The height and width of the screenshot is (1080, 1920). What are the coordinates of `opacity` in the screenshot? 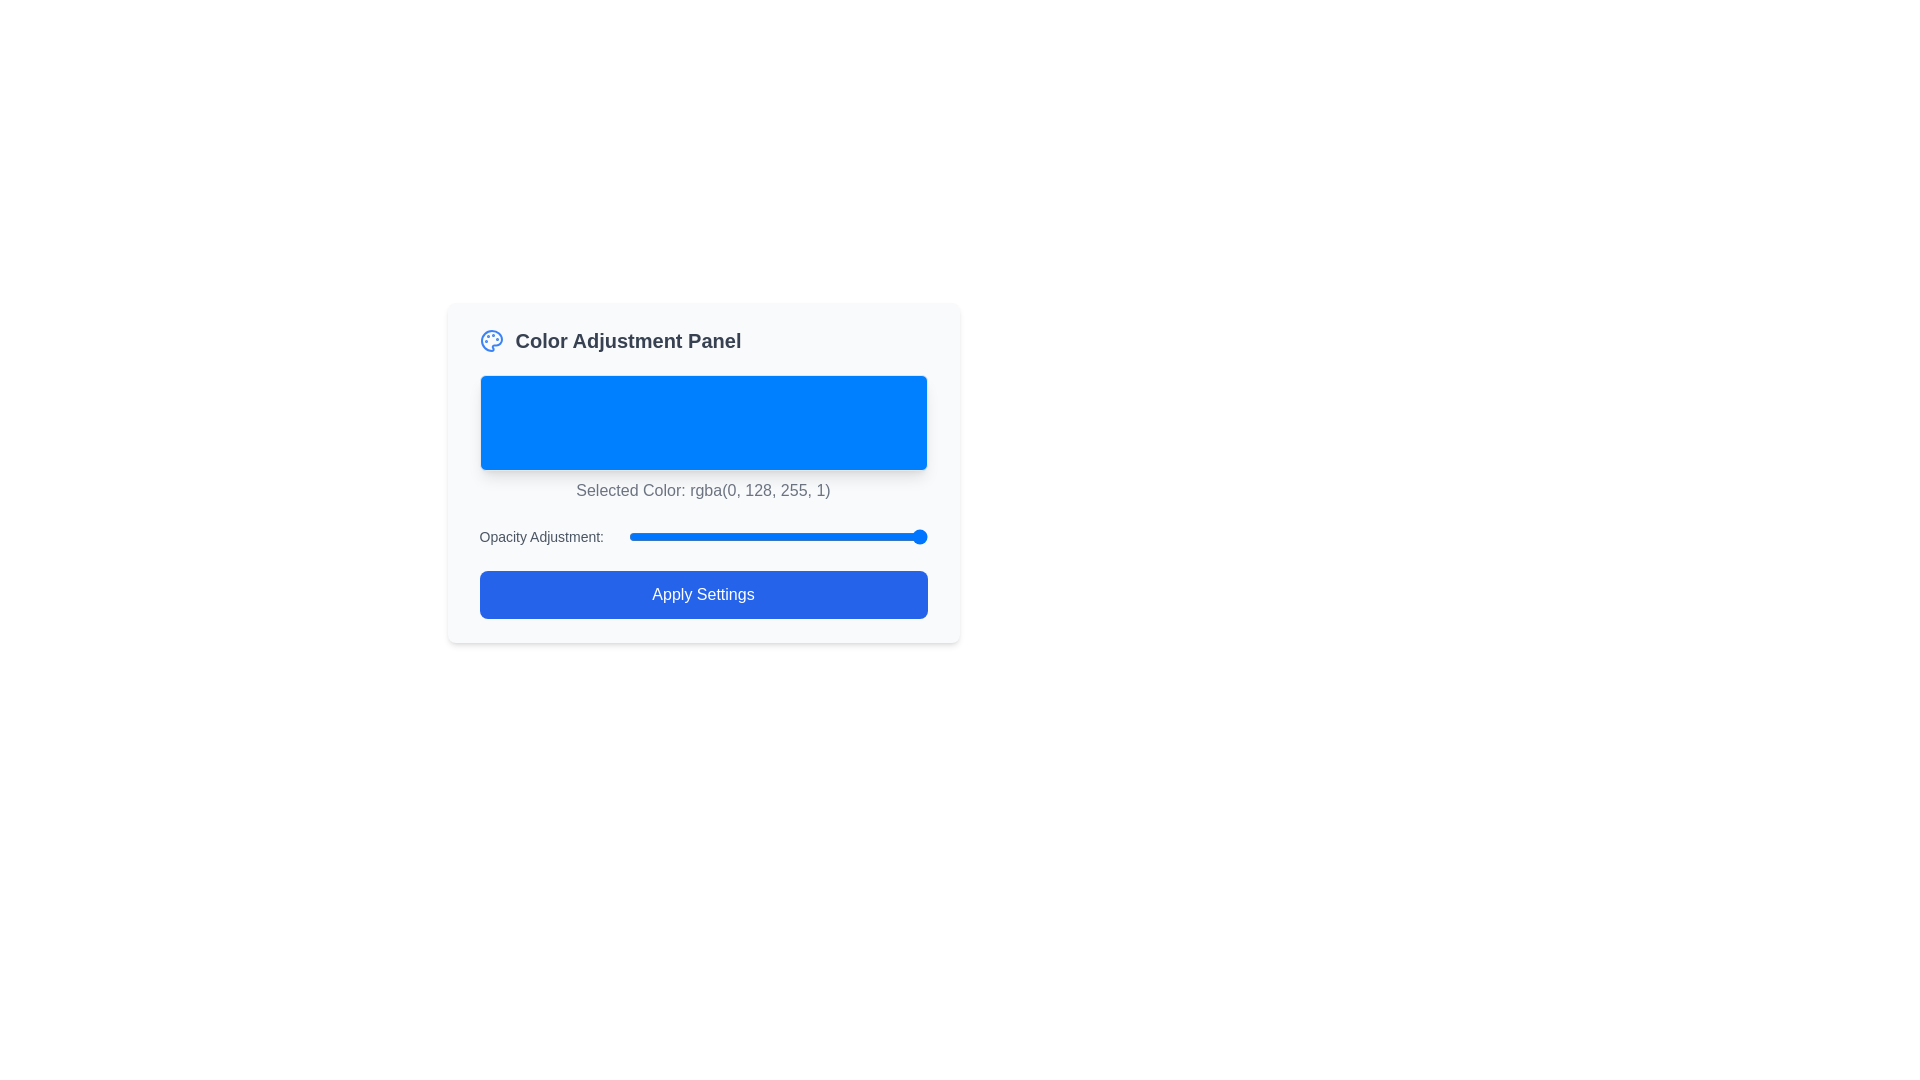 It's located at (627, 535).